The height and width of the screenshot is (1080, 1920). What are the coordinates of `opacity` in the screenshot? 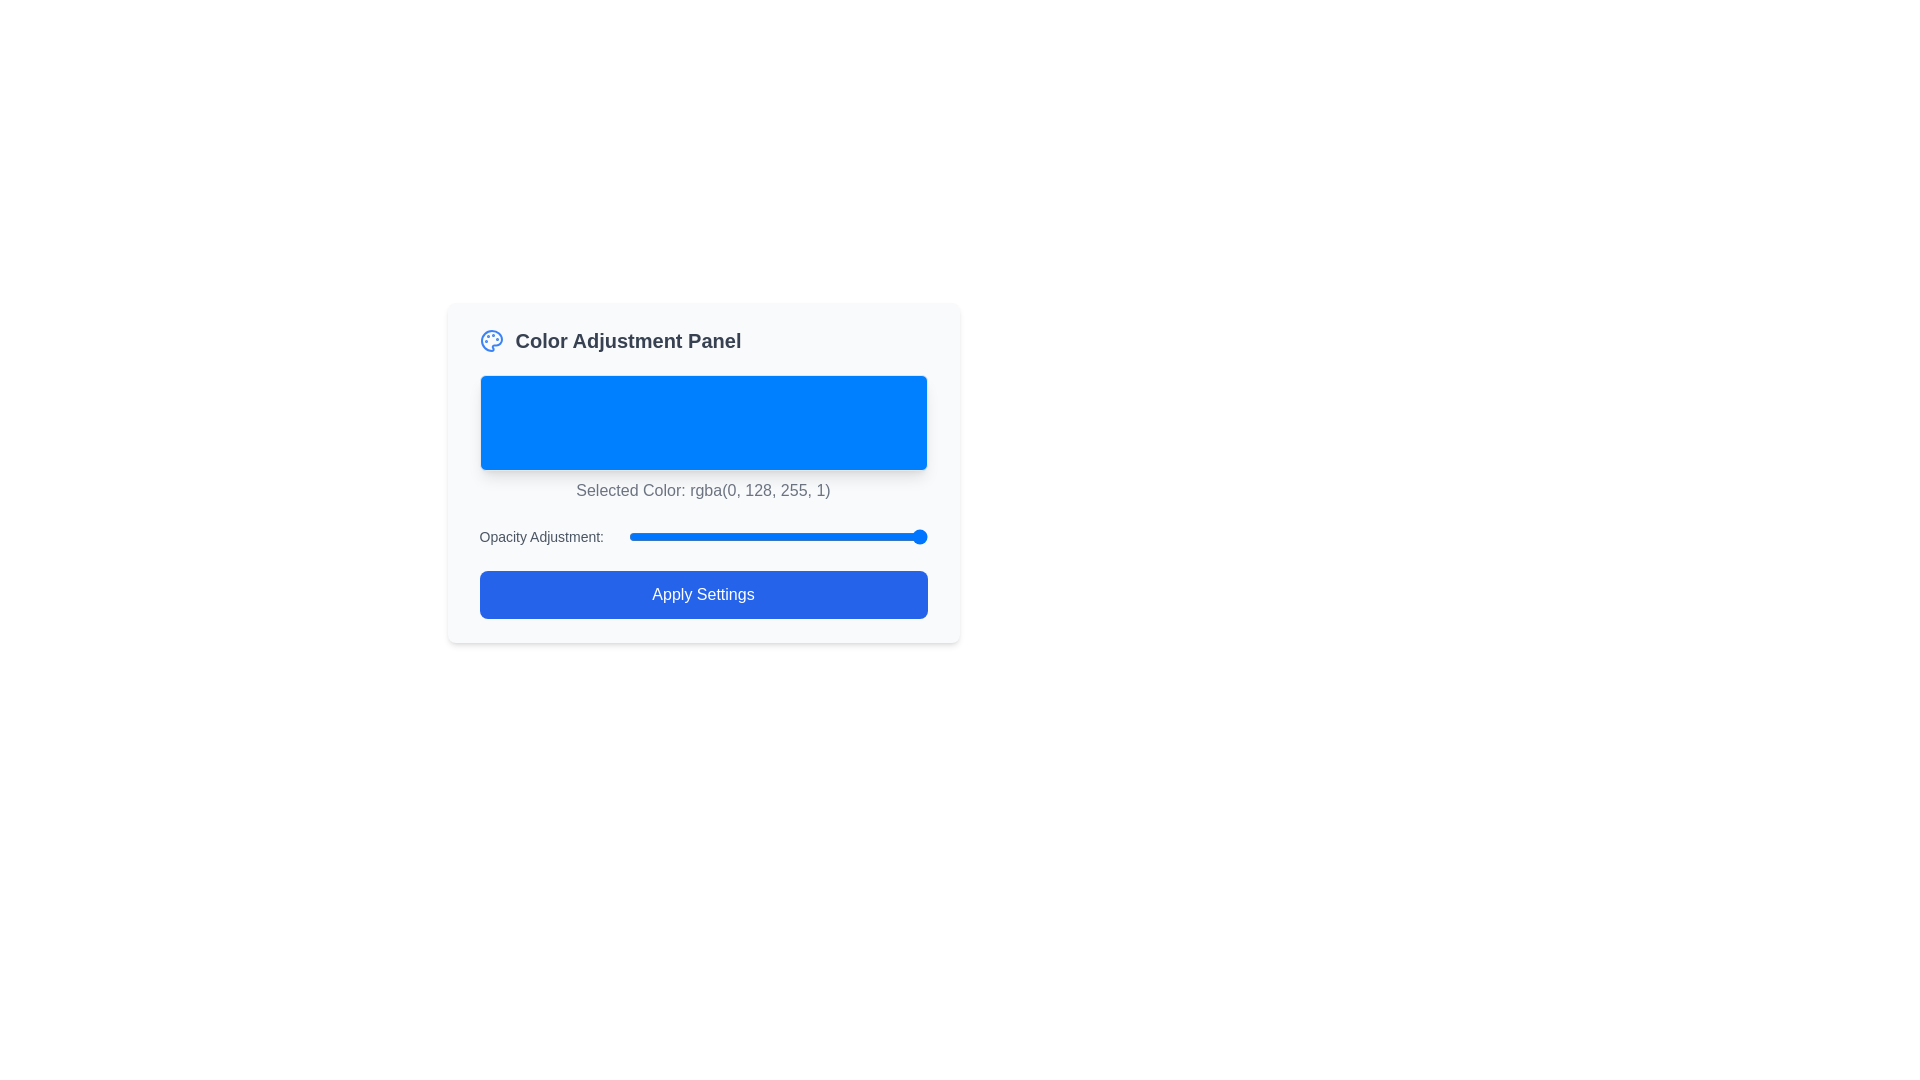 It's located at (627, 535).